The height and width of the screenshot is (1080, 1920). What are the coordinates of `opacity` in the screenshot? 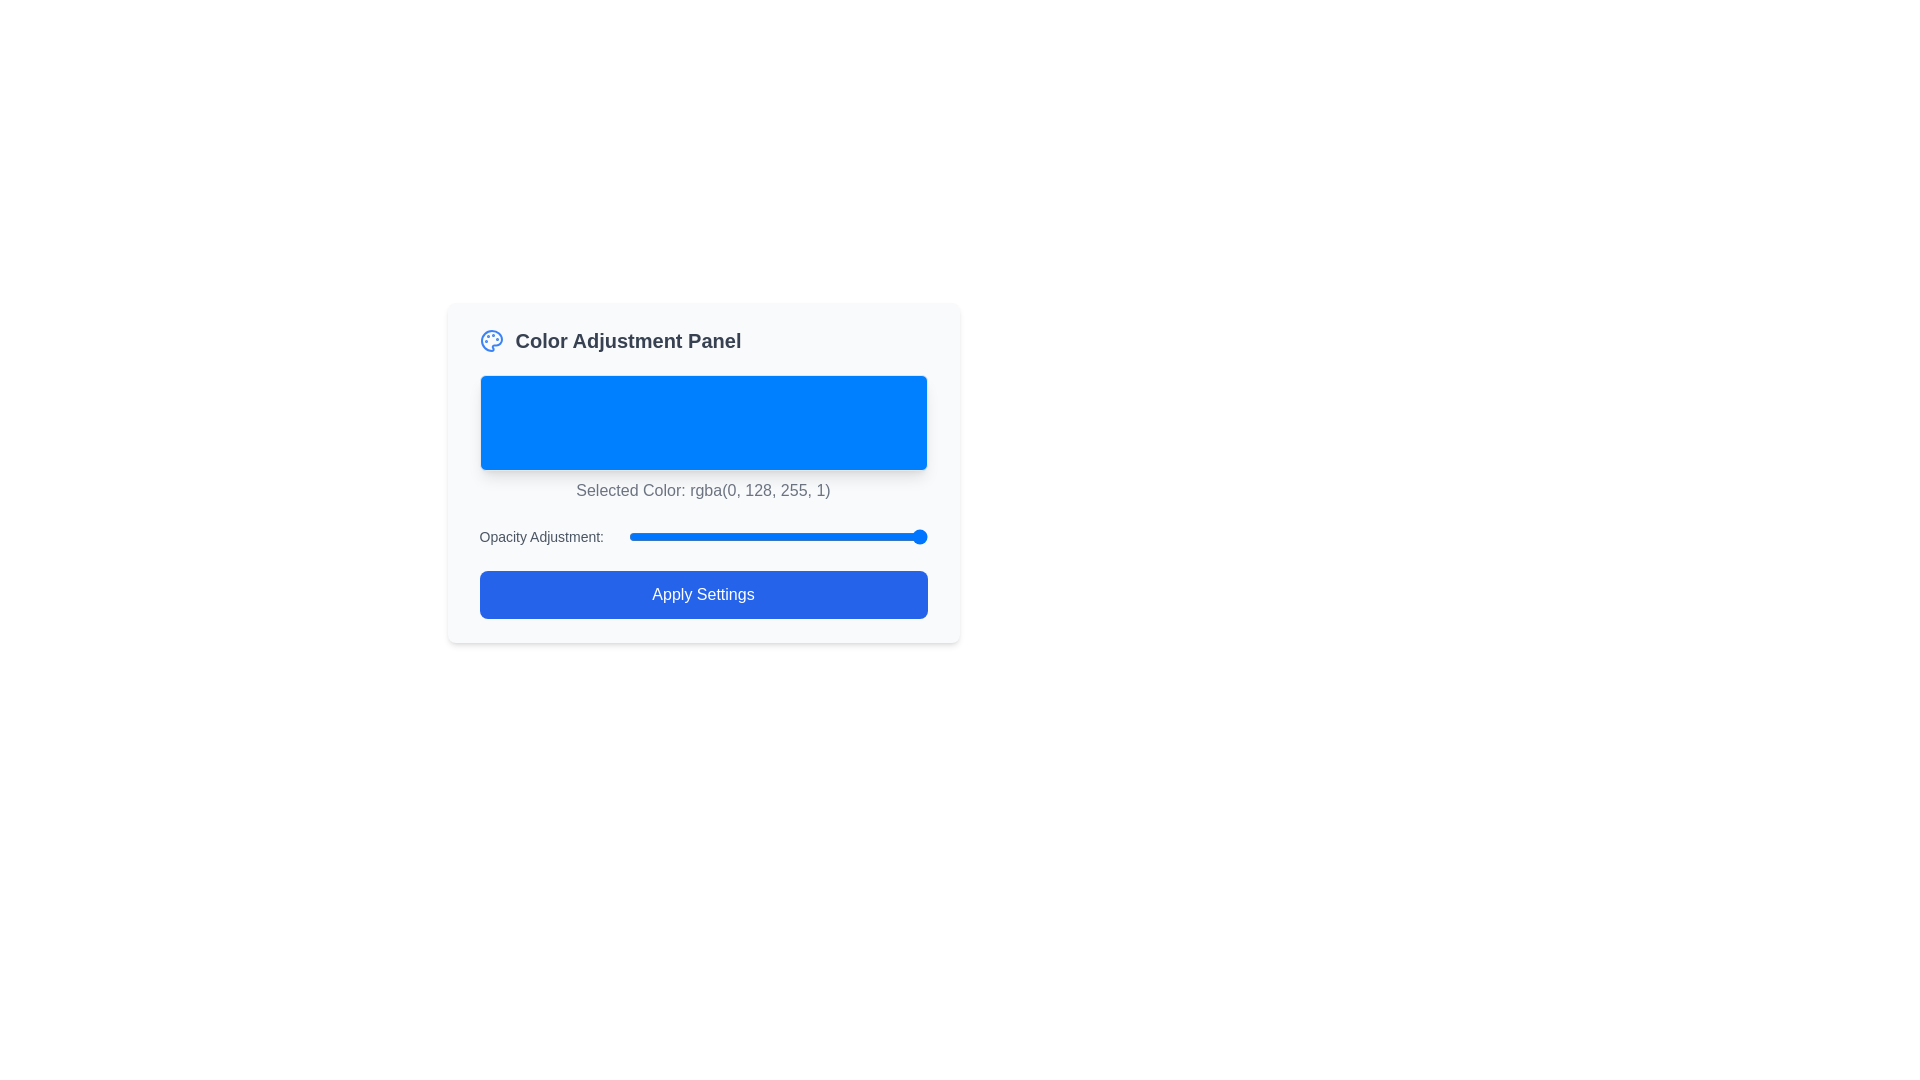 It's located at (627, 535).